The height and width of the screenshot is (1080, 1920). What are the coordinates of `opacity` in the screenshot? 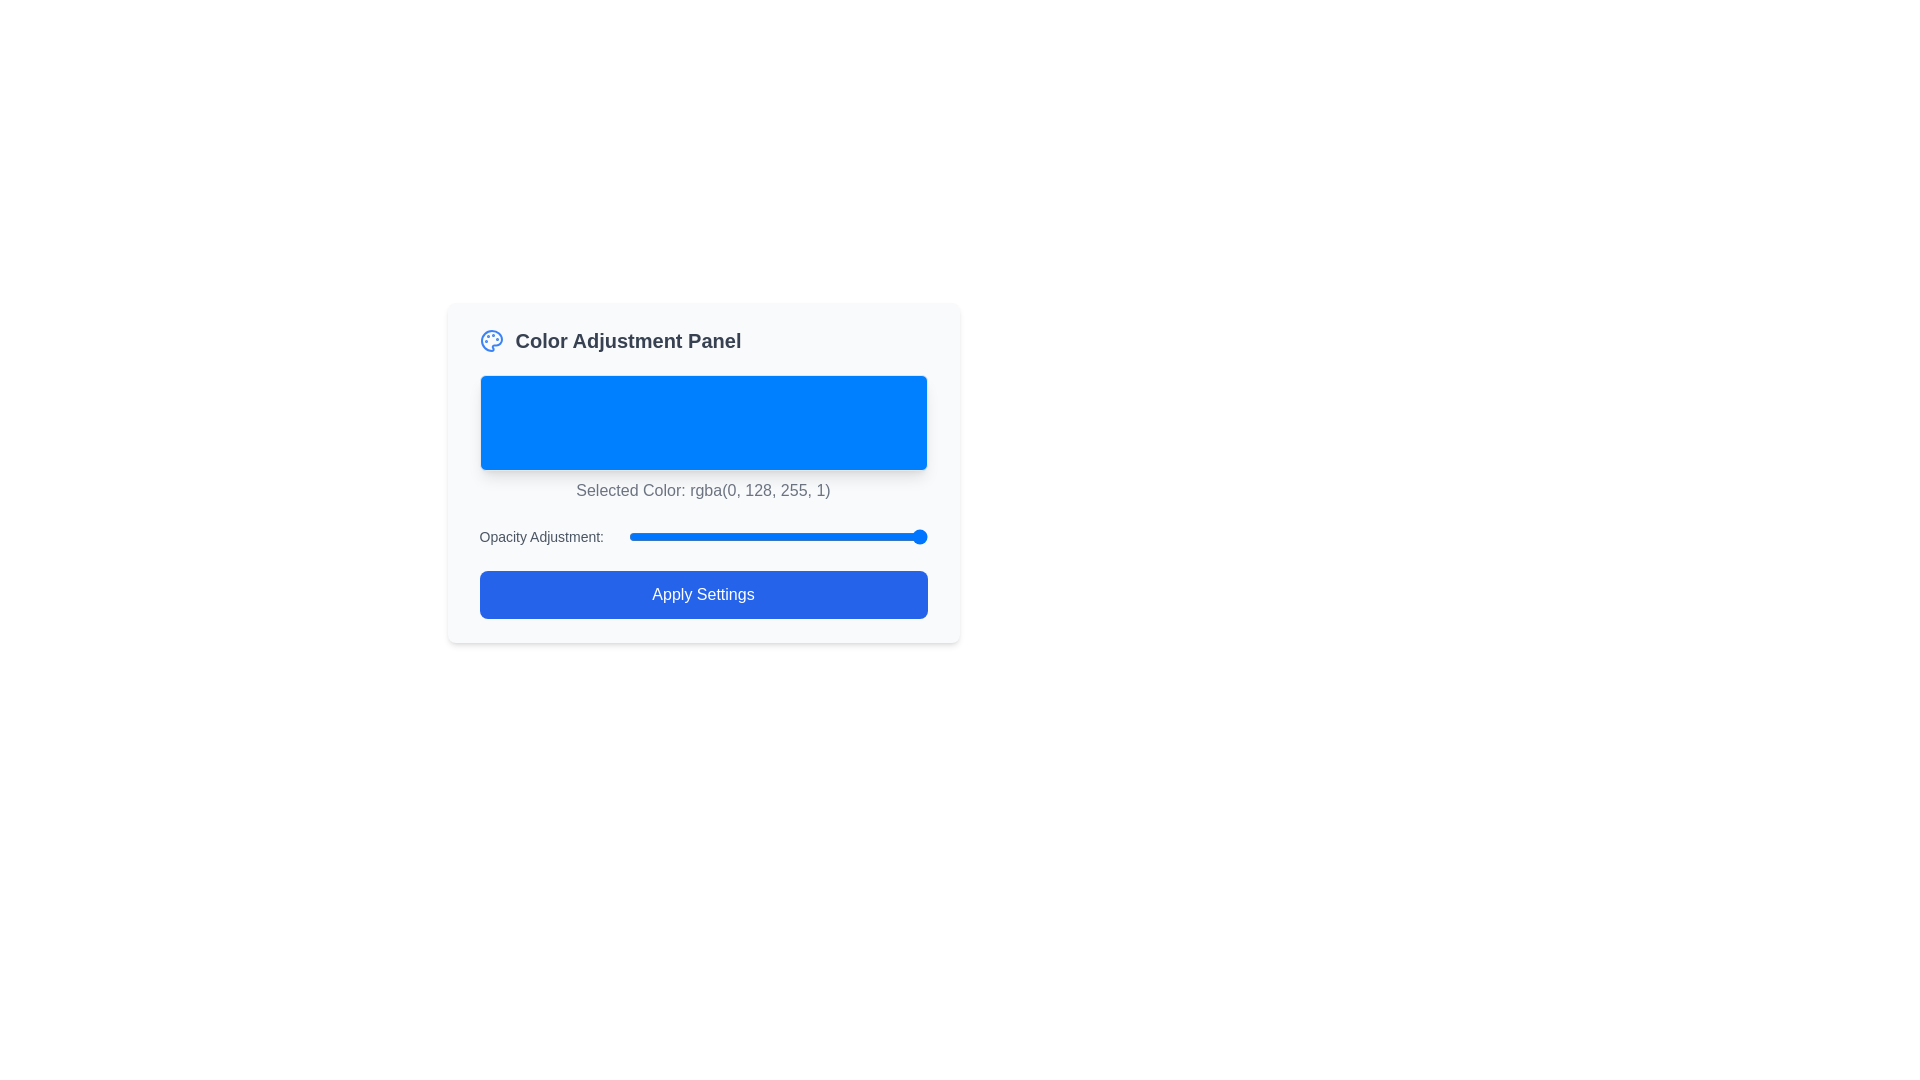 It's located at (627, 535).